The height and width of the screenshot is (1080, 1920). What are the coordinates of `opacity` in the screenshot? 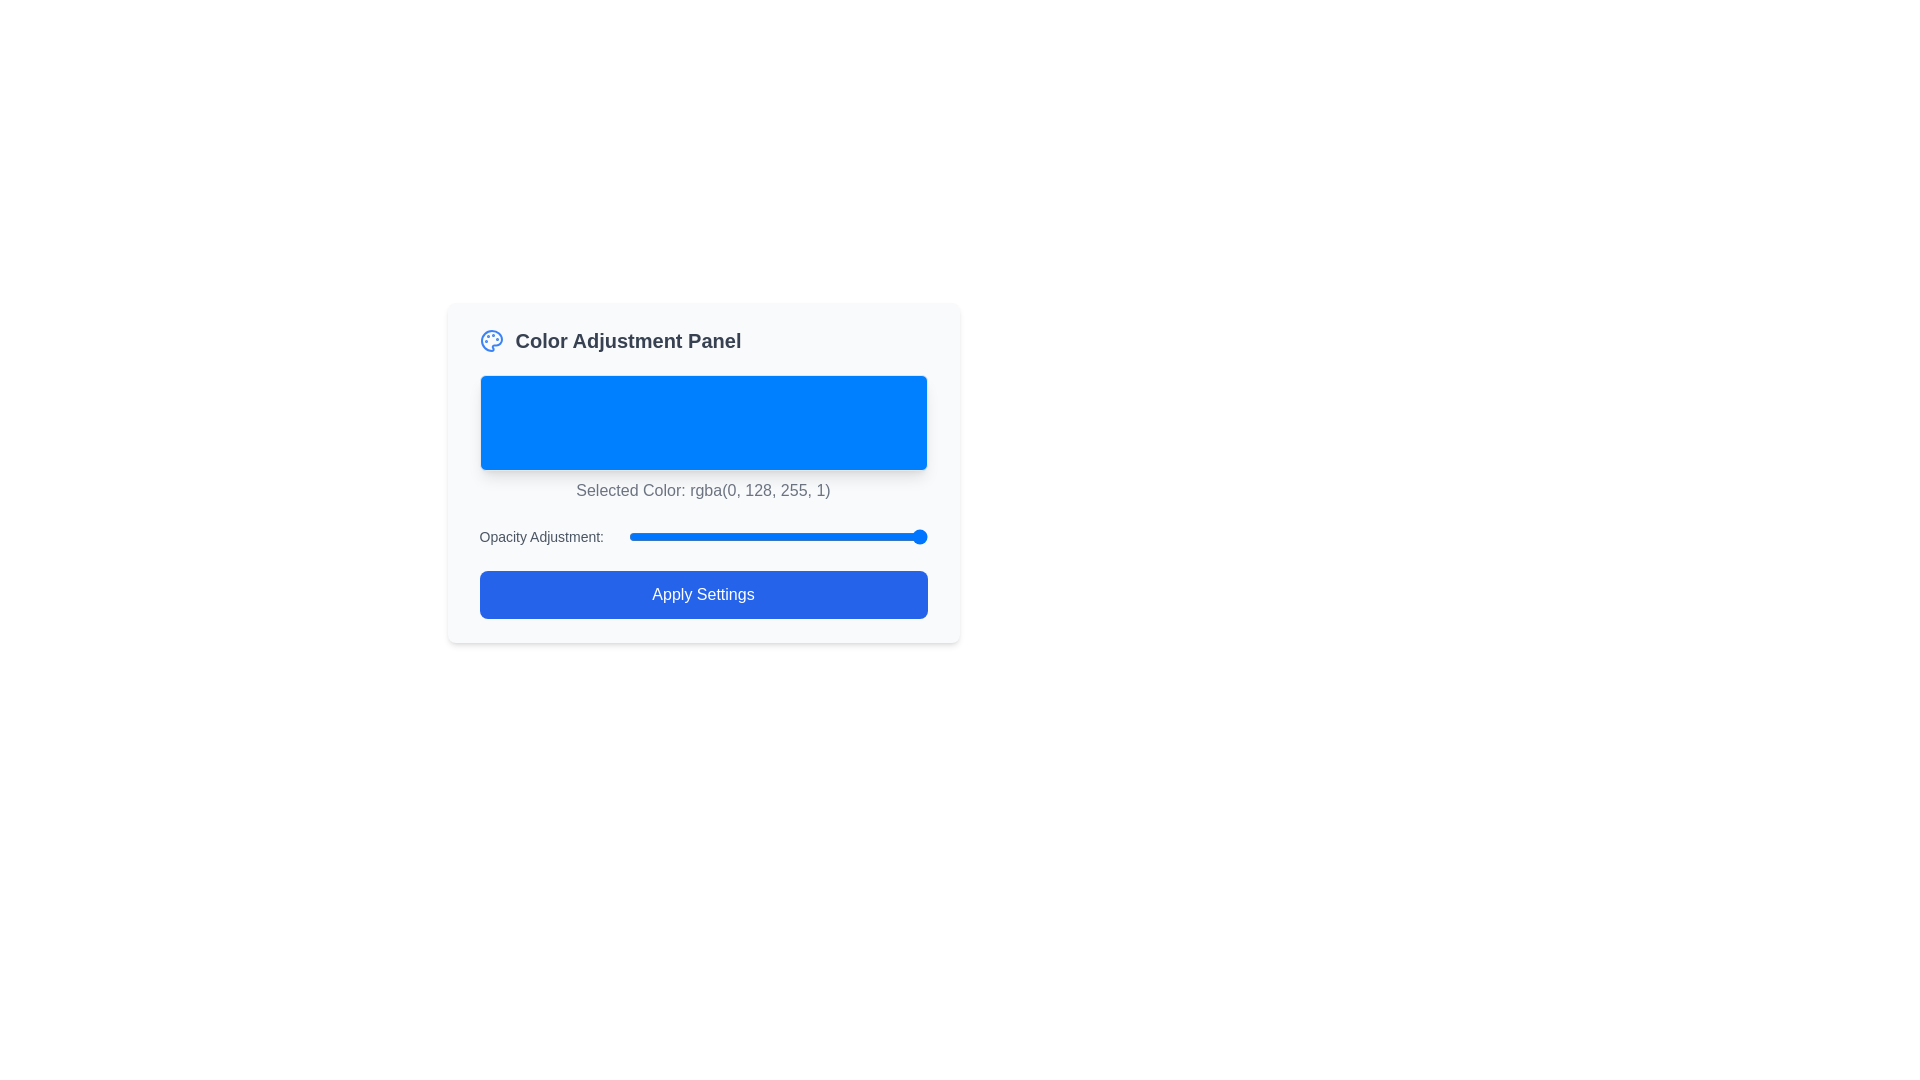 It's located at (627, 535).